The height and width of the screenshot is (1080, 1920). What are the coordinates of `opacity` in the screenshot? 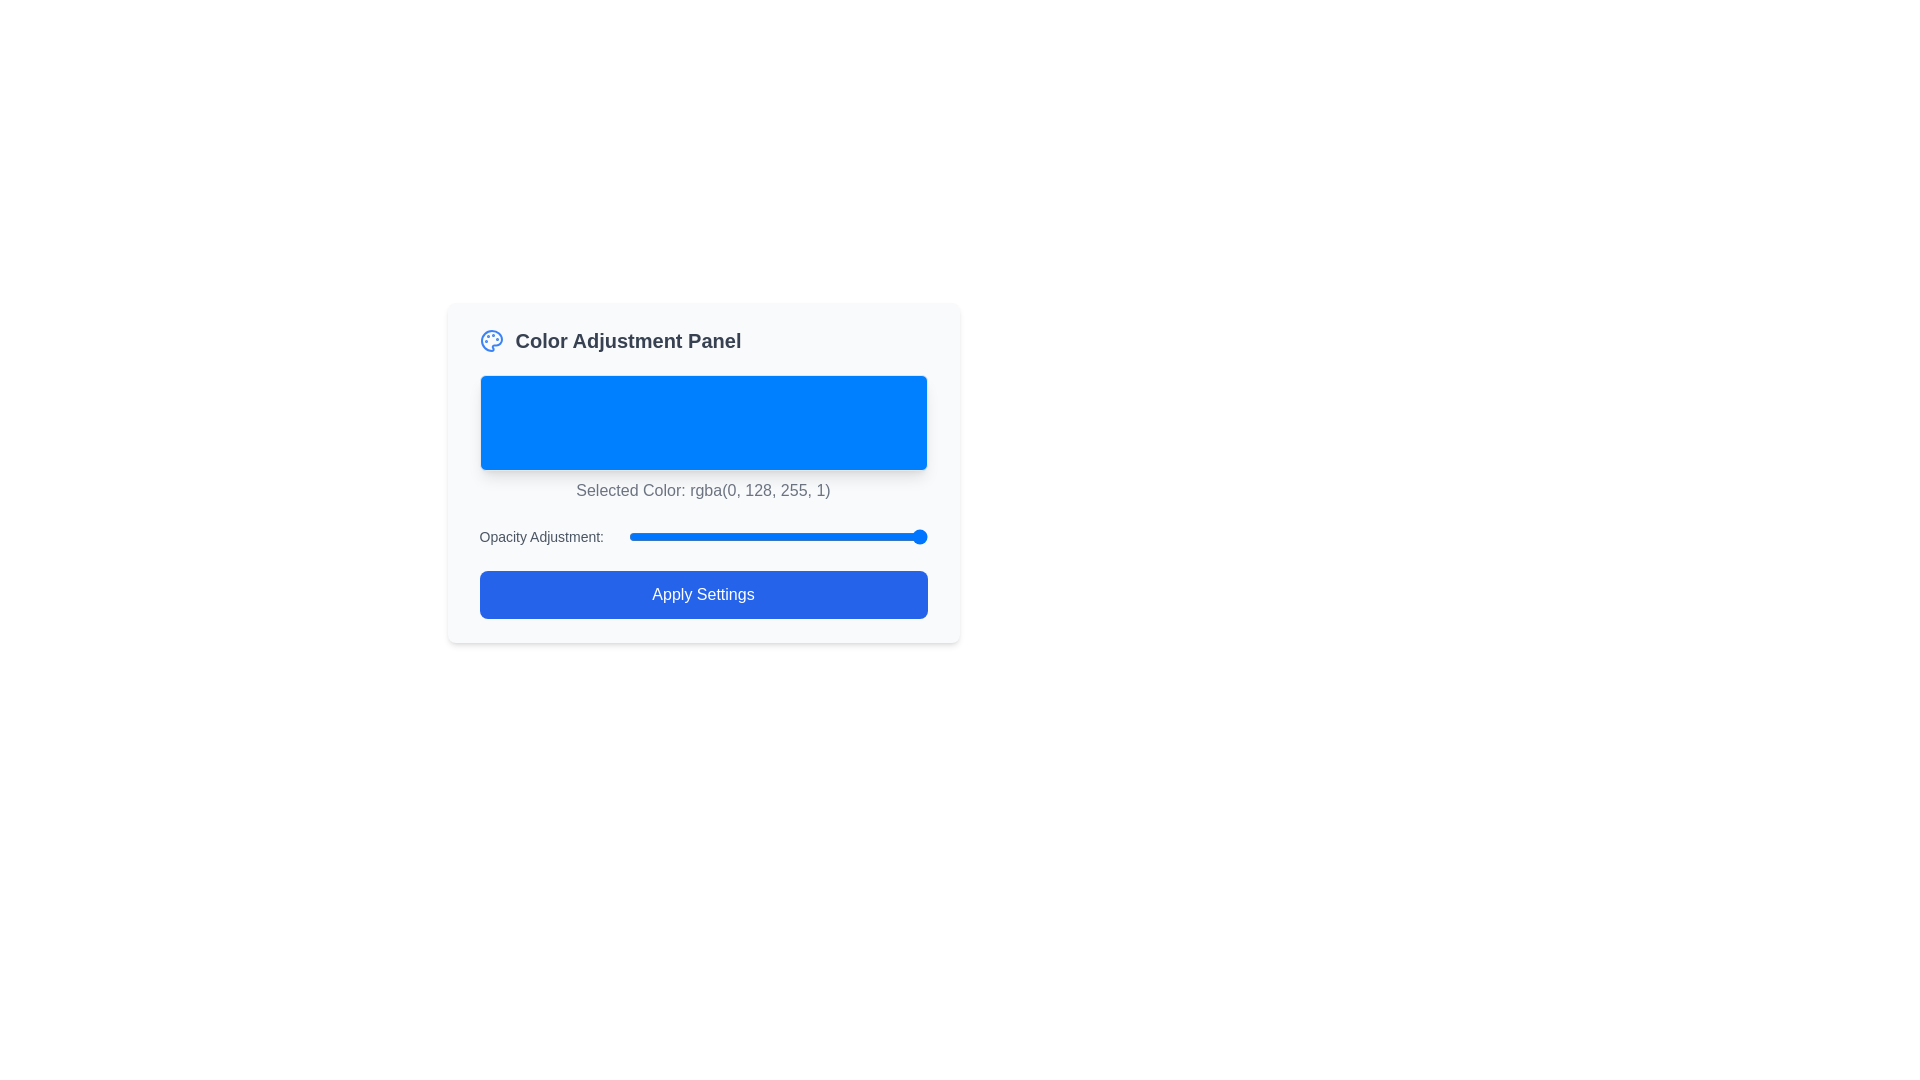 It's located at (627, 535).